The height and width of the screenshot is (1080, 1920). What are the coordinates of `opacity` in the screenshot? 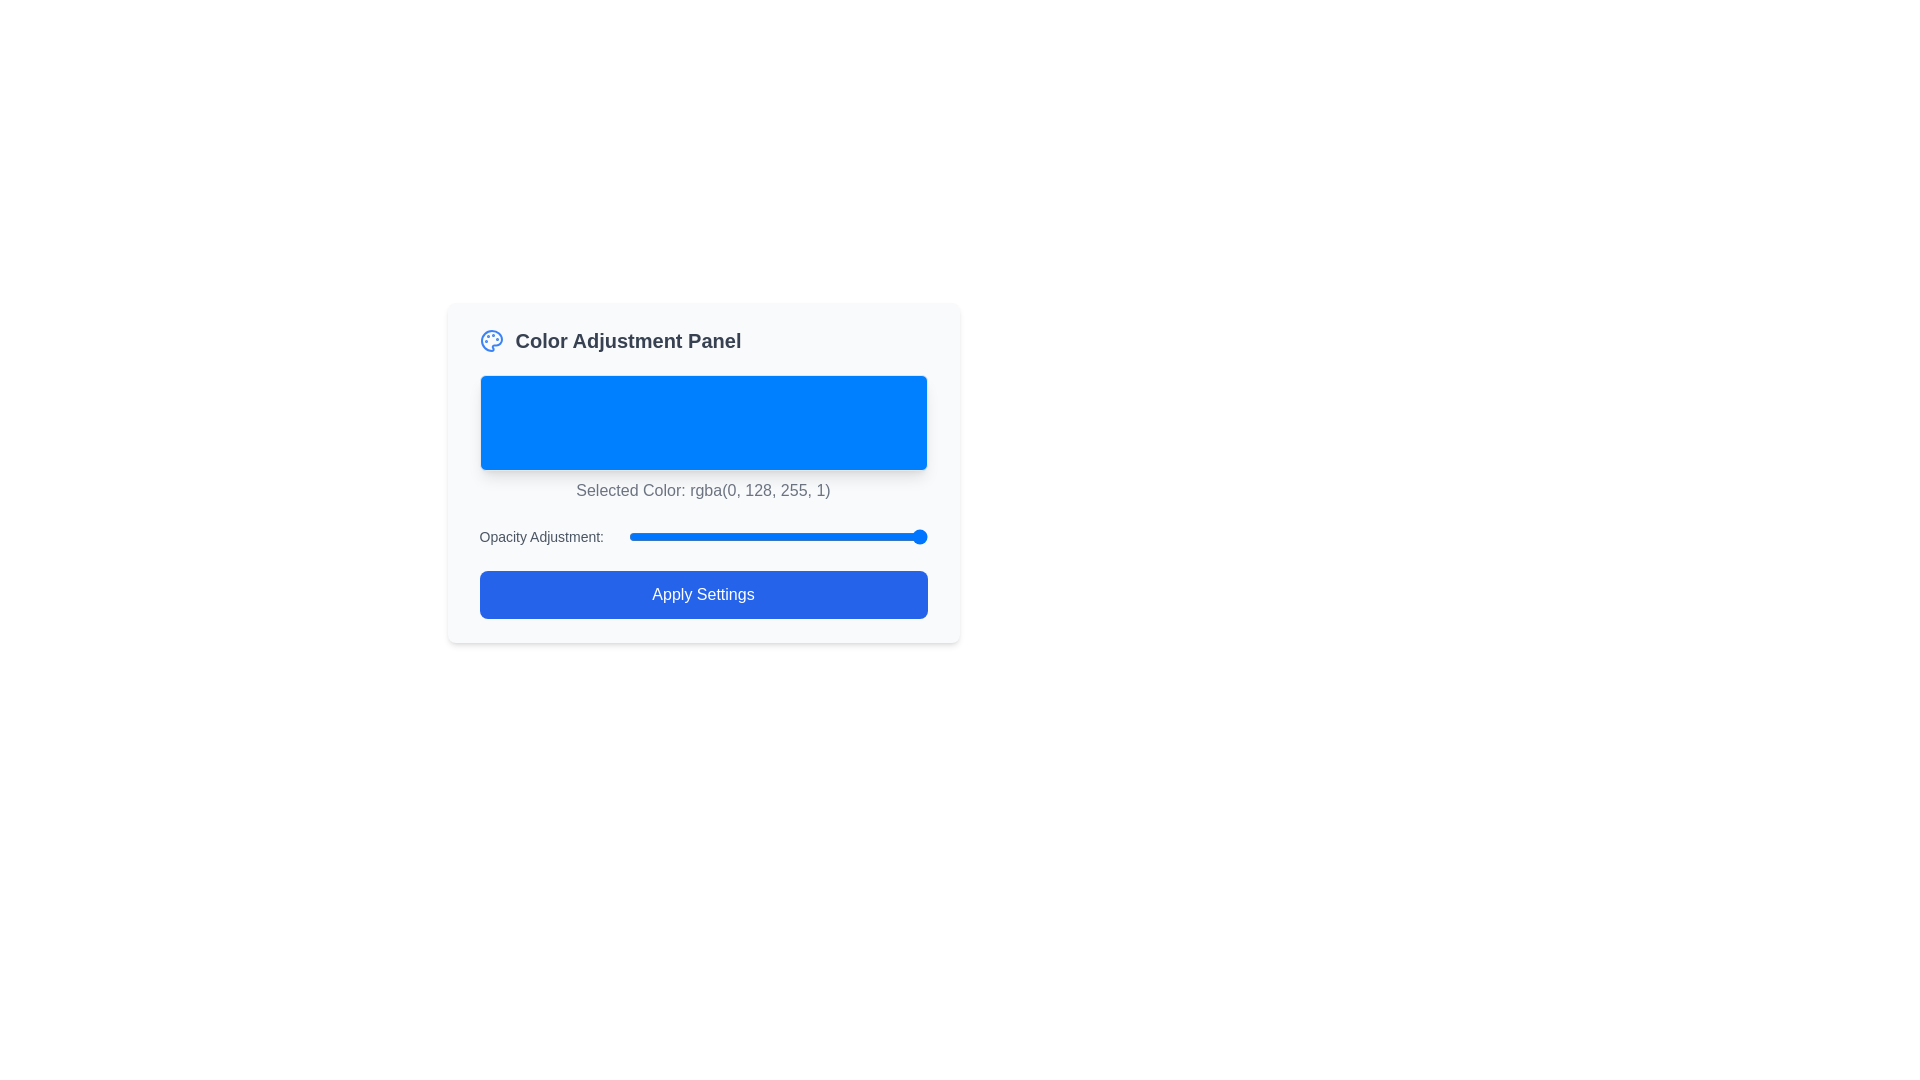 It's located at (627, 535).